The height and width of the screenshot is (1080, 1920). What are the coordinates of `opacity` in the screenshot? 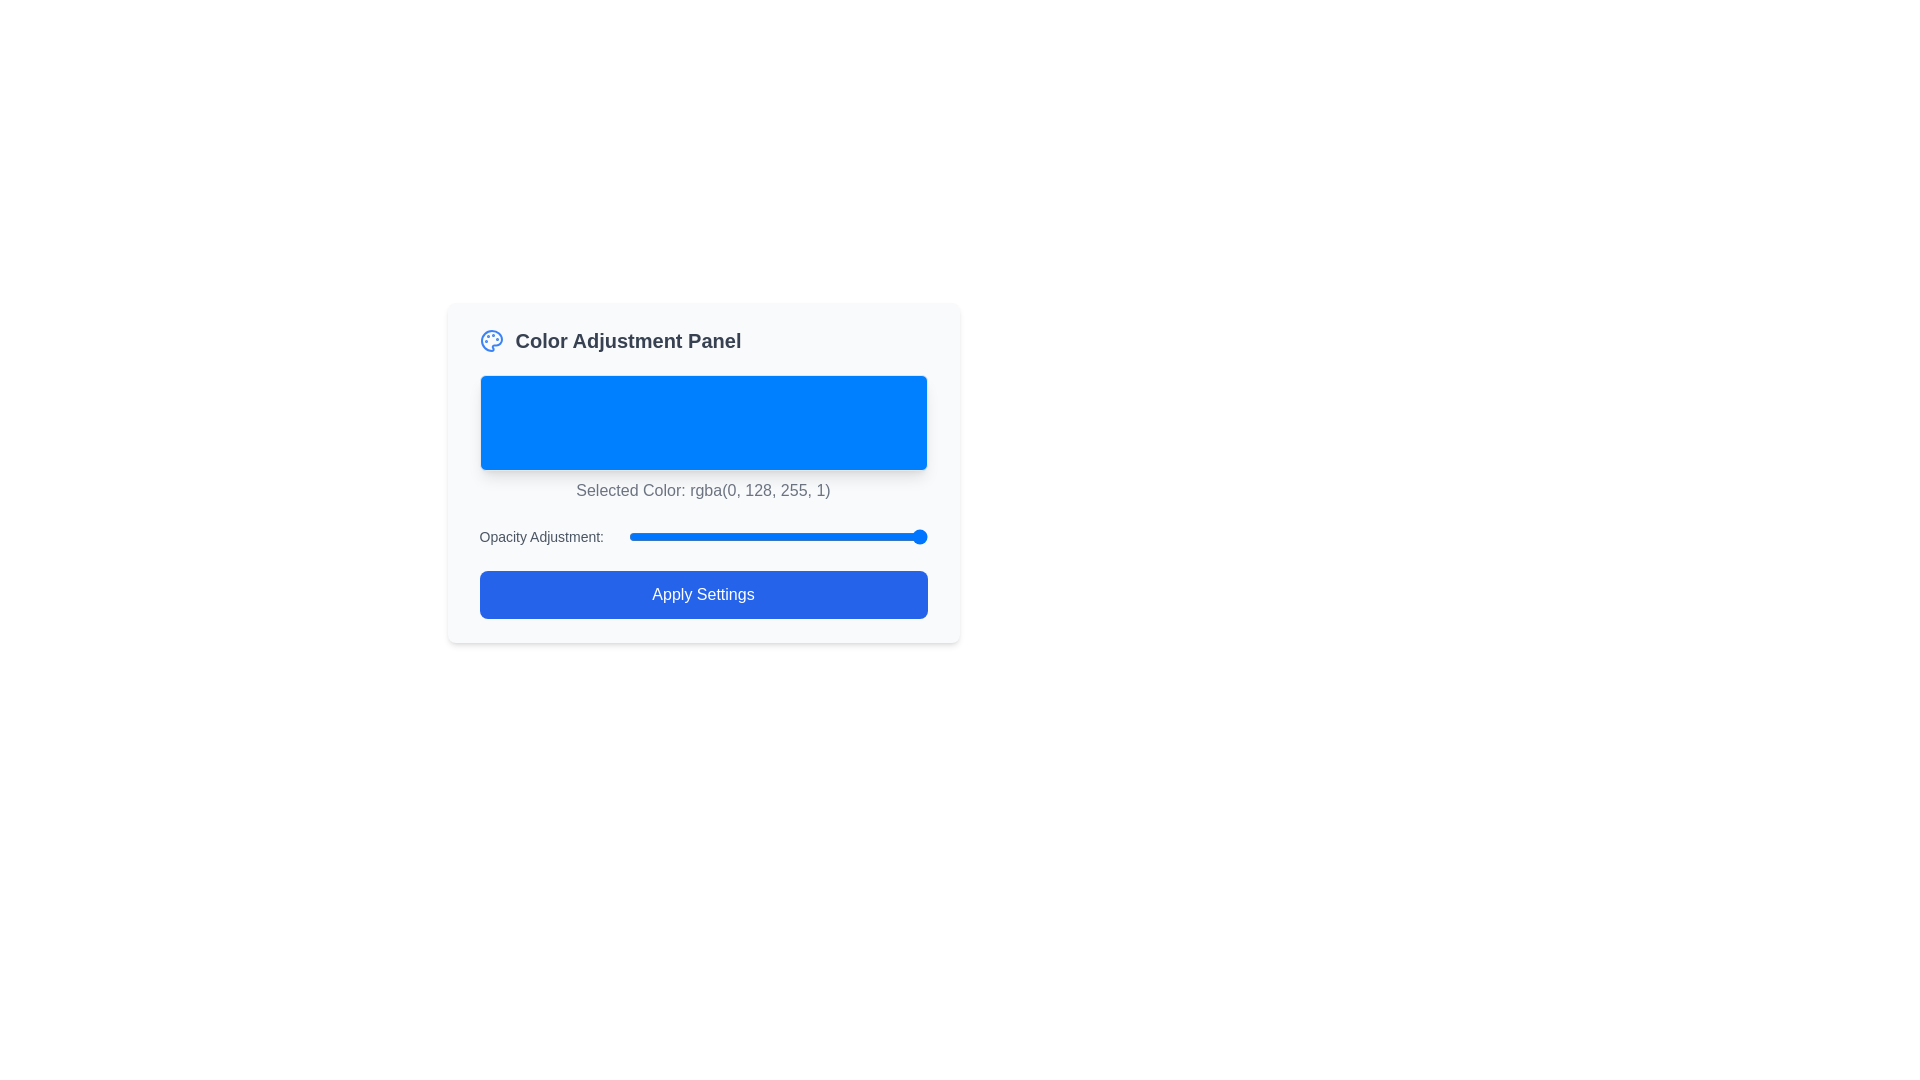 It's located at (627, 535).